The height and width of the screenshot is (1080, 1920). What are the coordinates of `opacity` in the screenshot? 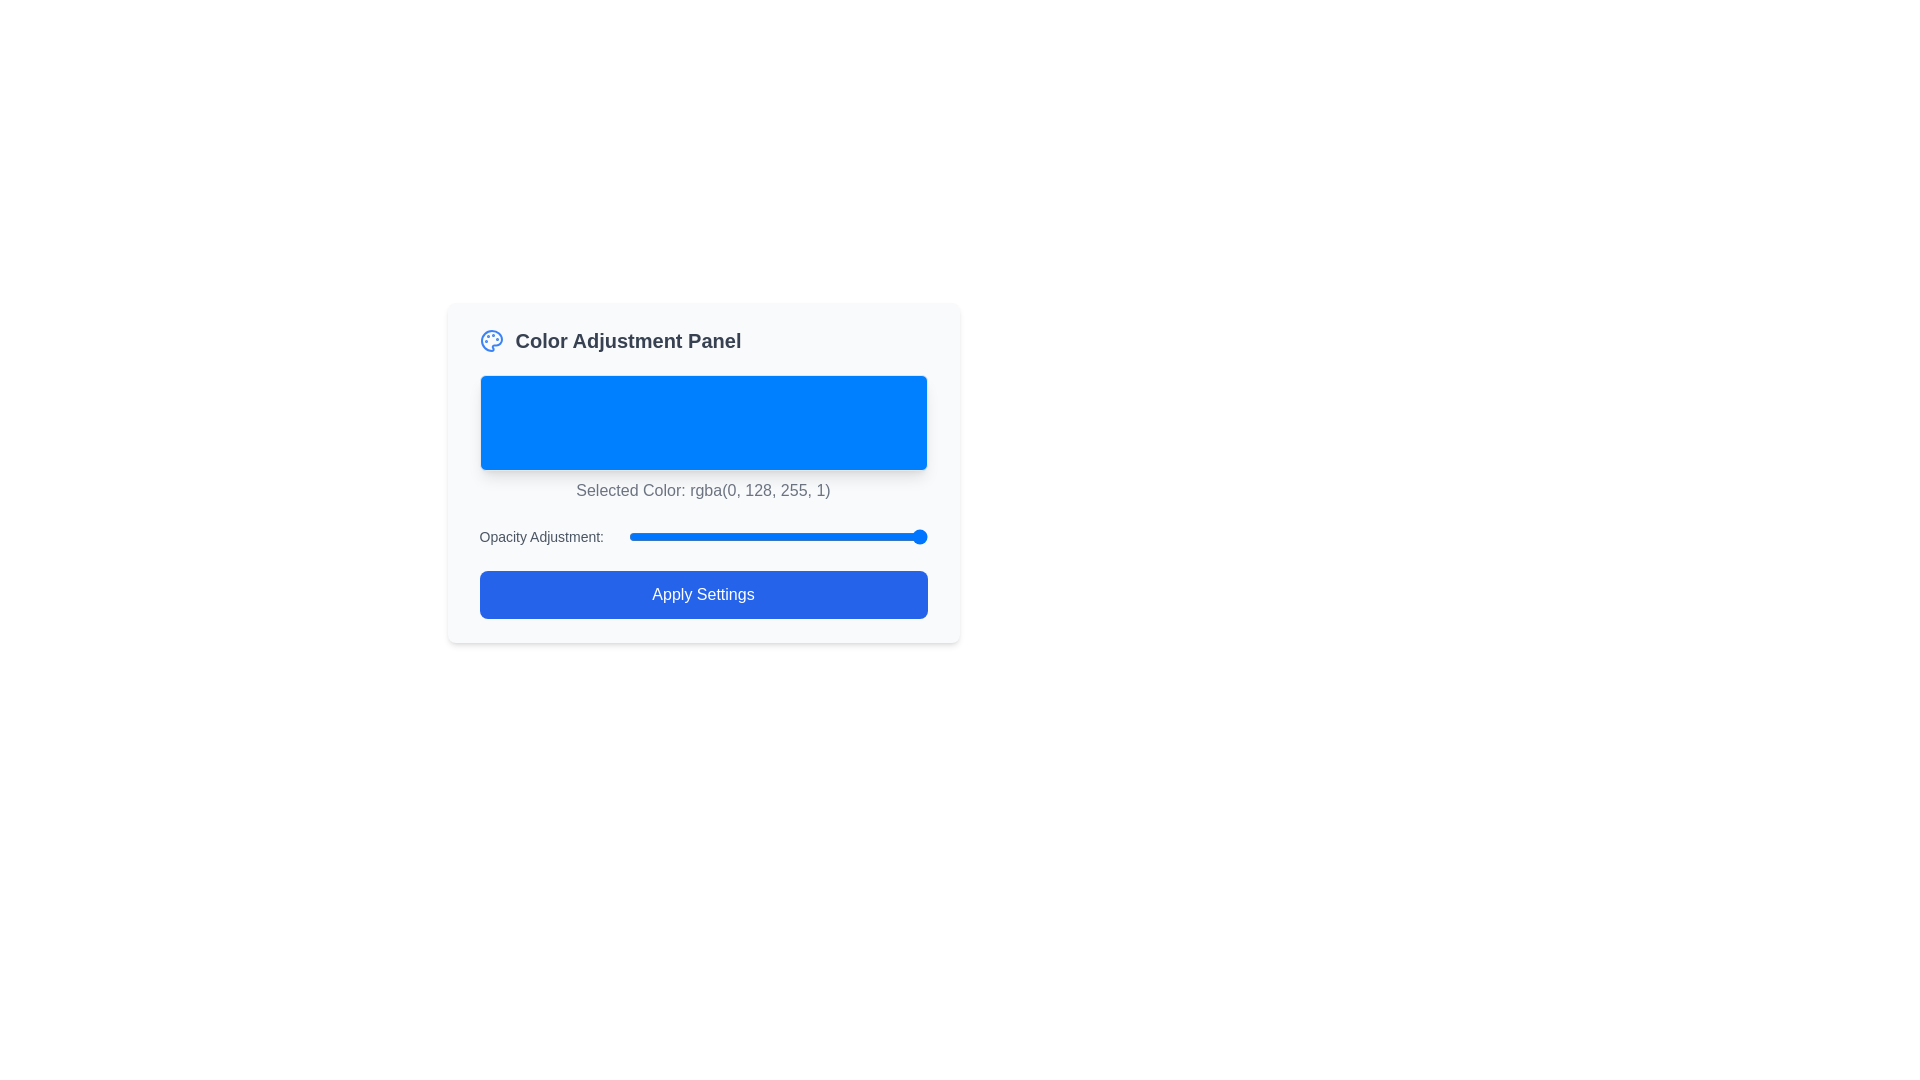 It's located at (627, 535).